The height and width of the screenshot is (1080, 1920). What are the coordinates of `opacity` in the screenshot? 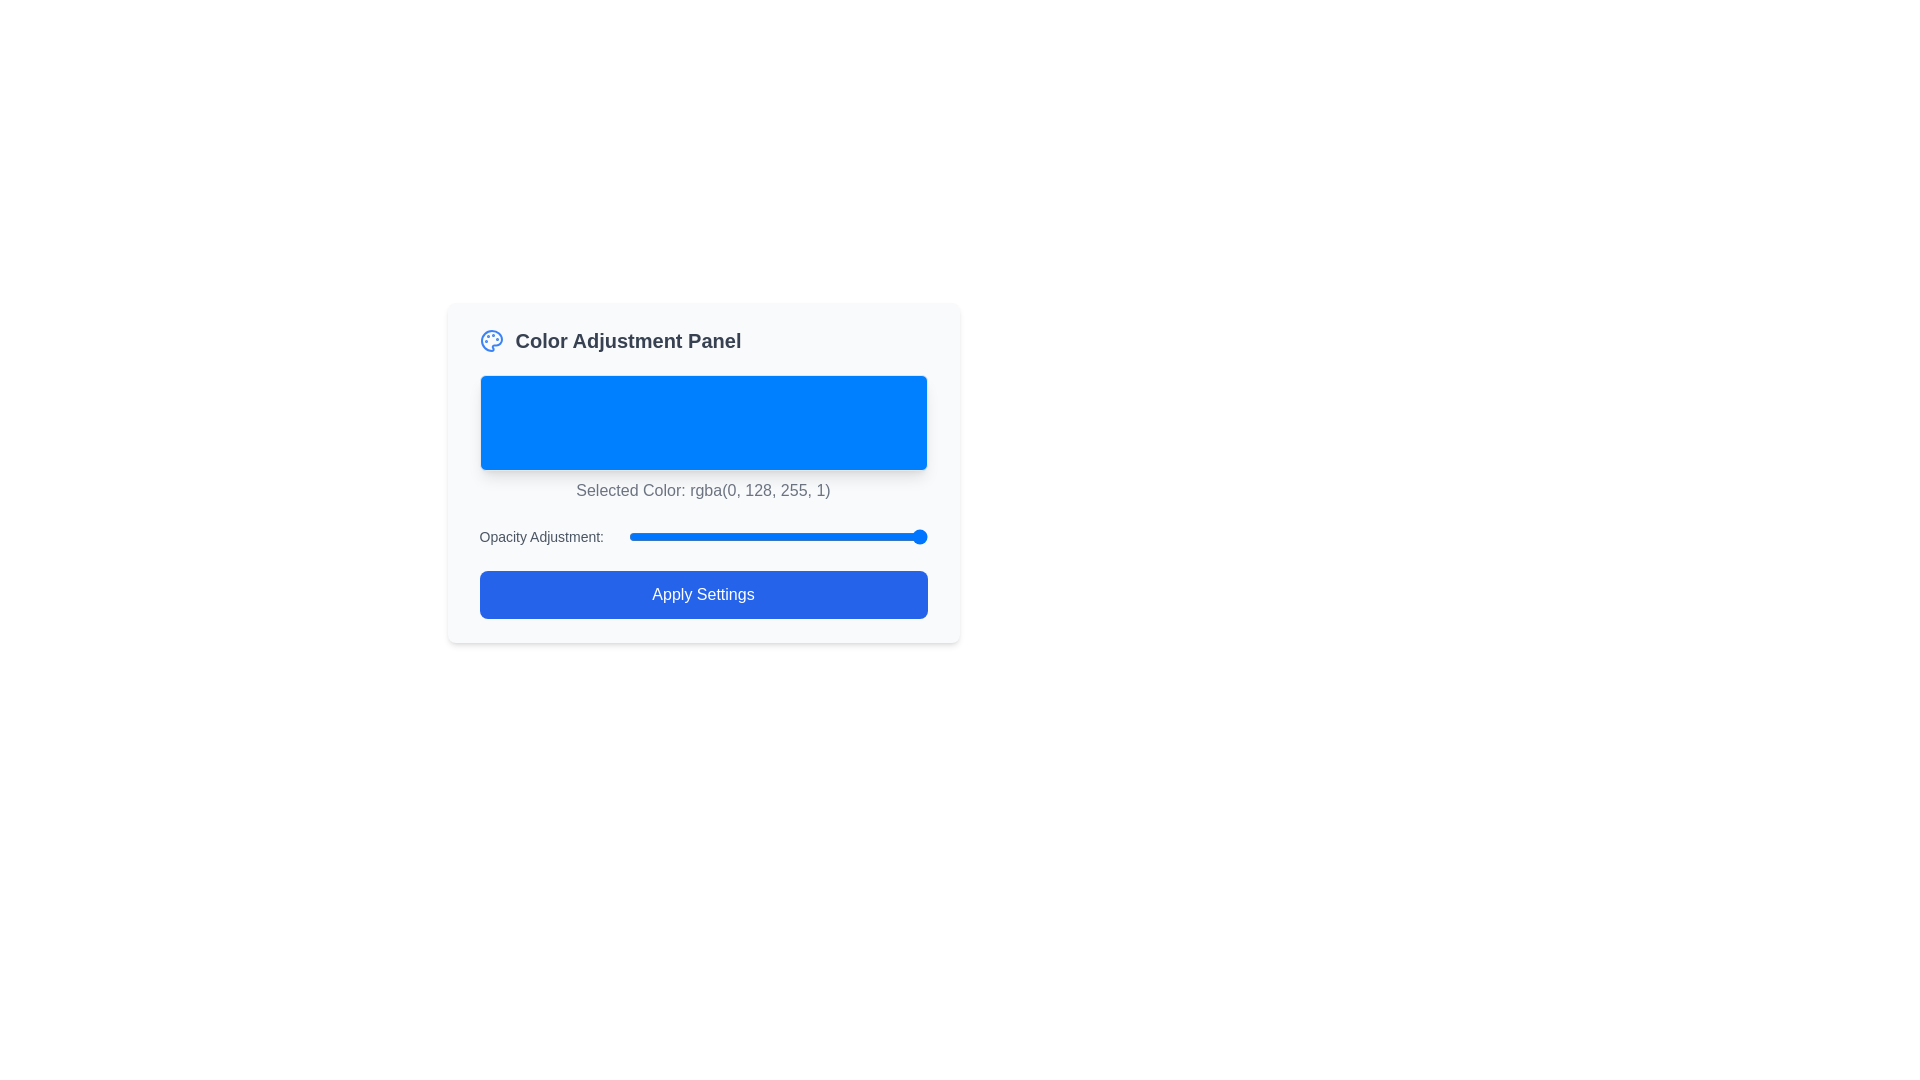 It's located at (627, 535).